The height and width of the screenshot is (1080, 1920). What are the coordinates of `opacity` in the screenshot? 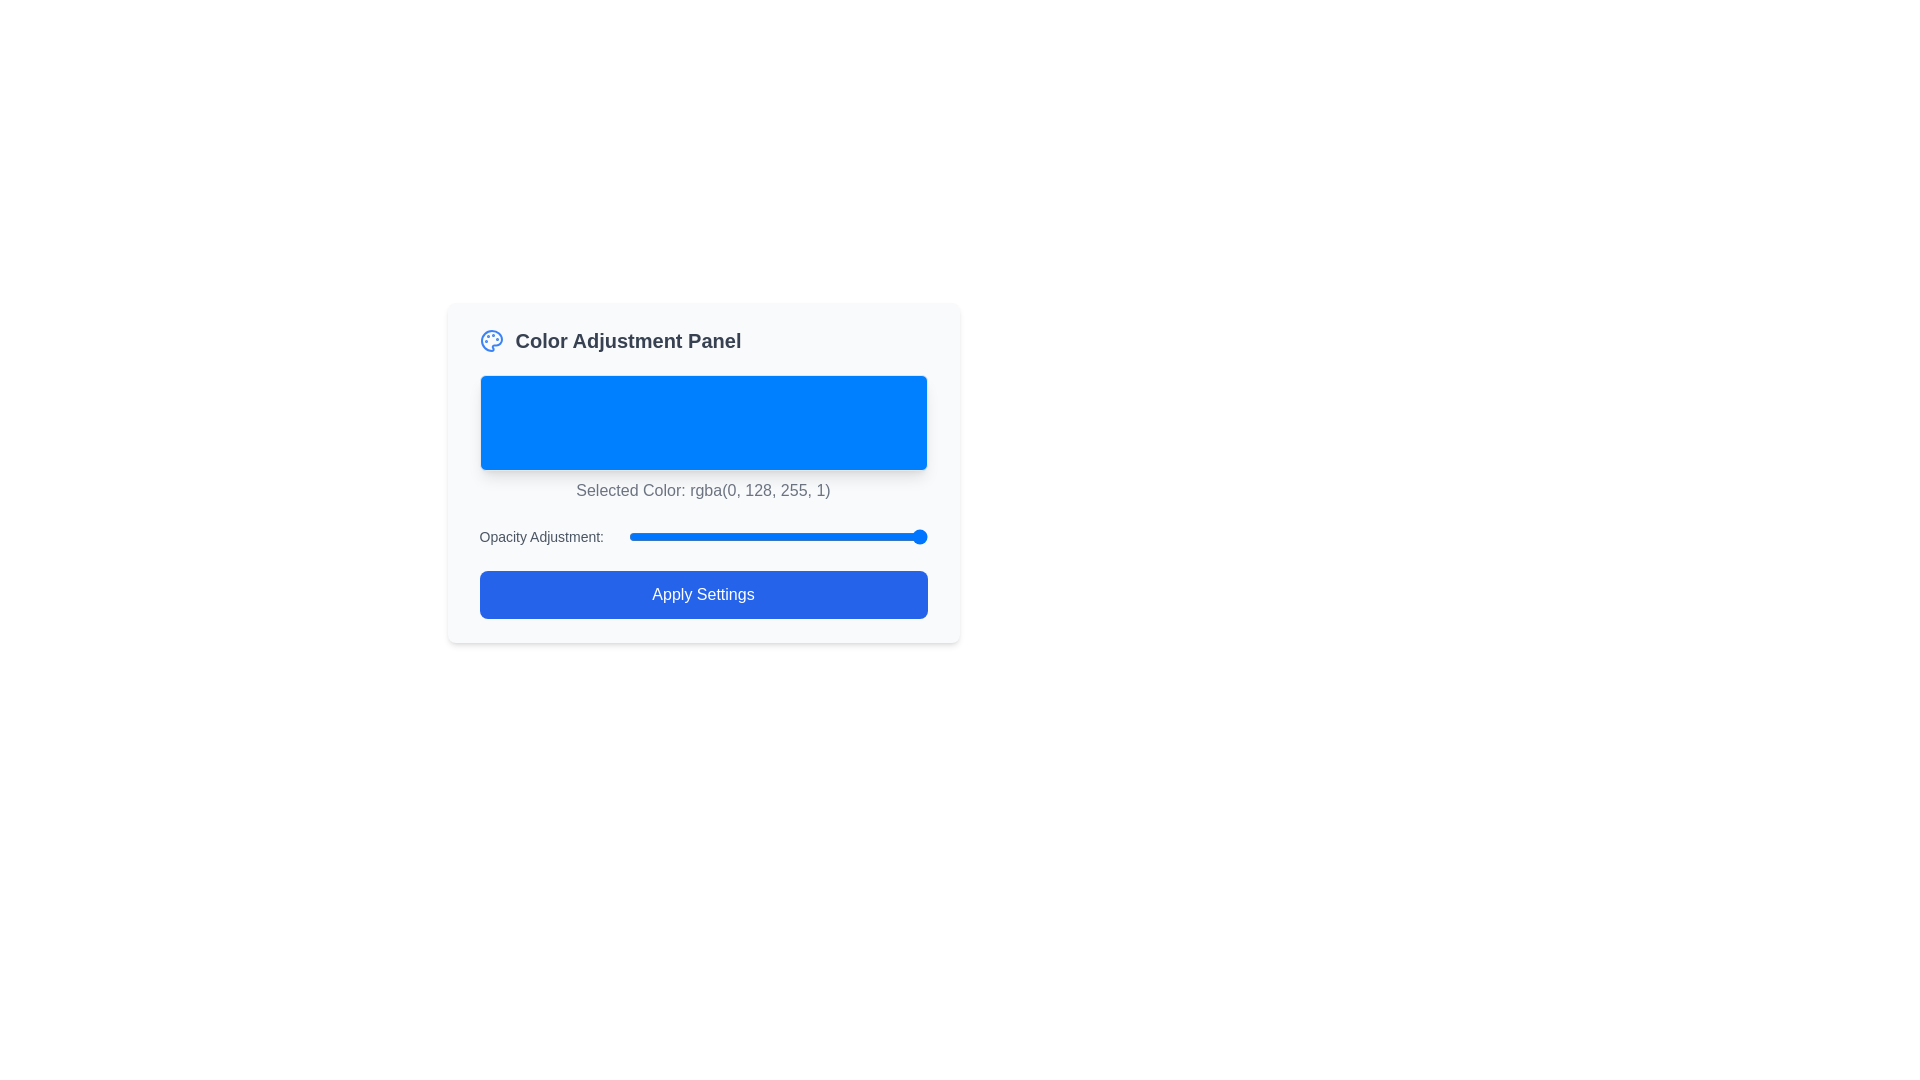 It's located at (627, 535).